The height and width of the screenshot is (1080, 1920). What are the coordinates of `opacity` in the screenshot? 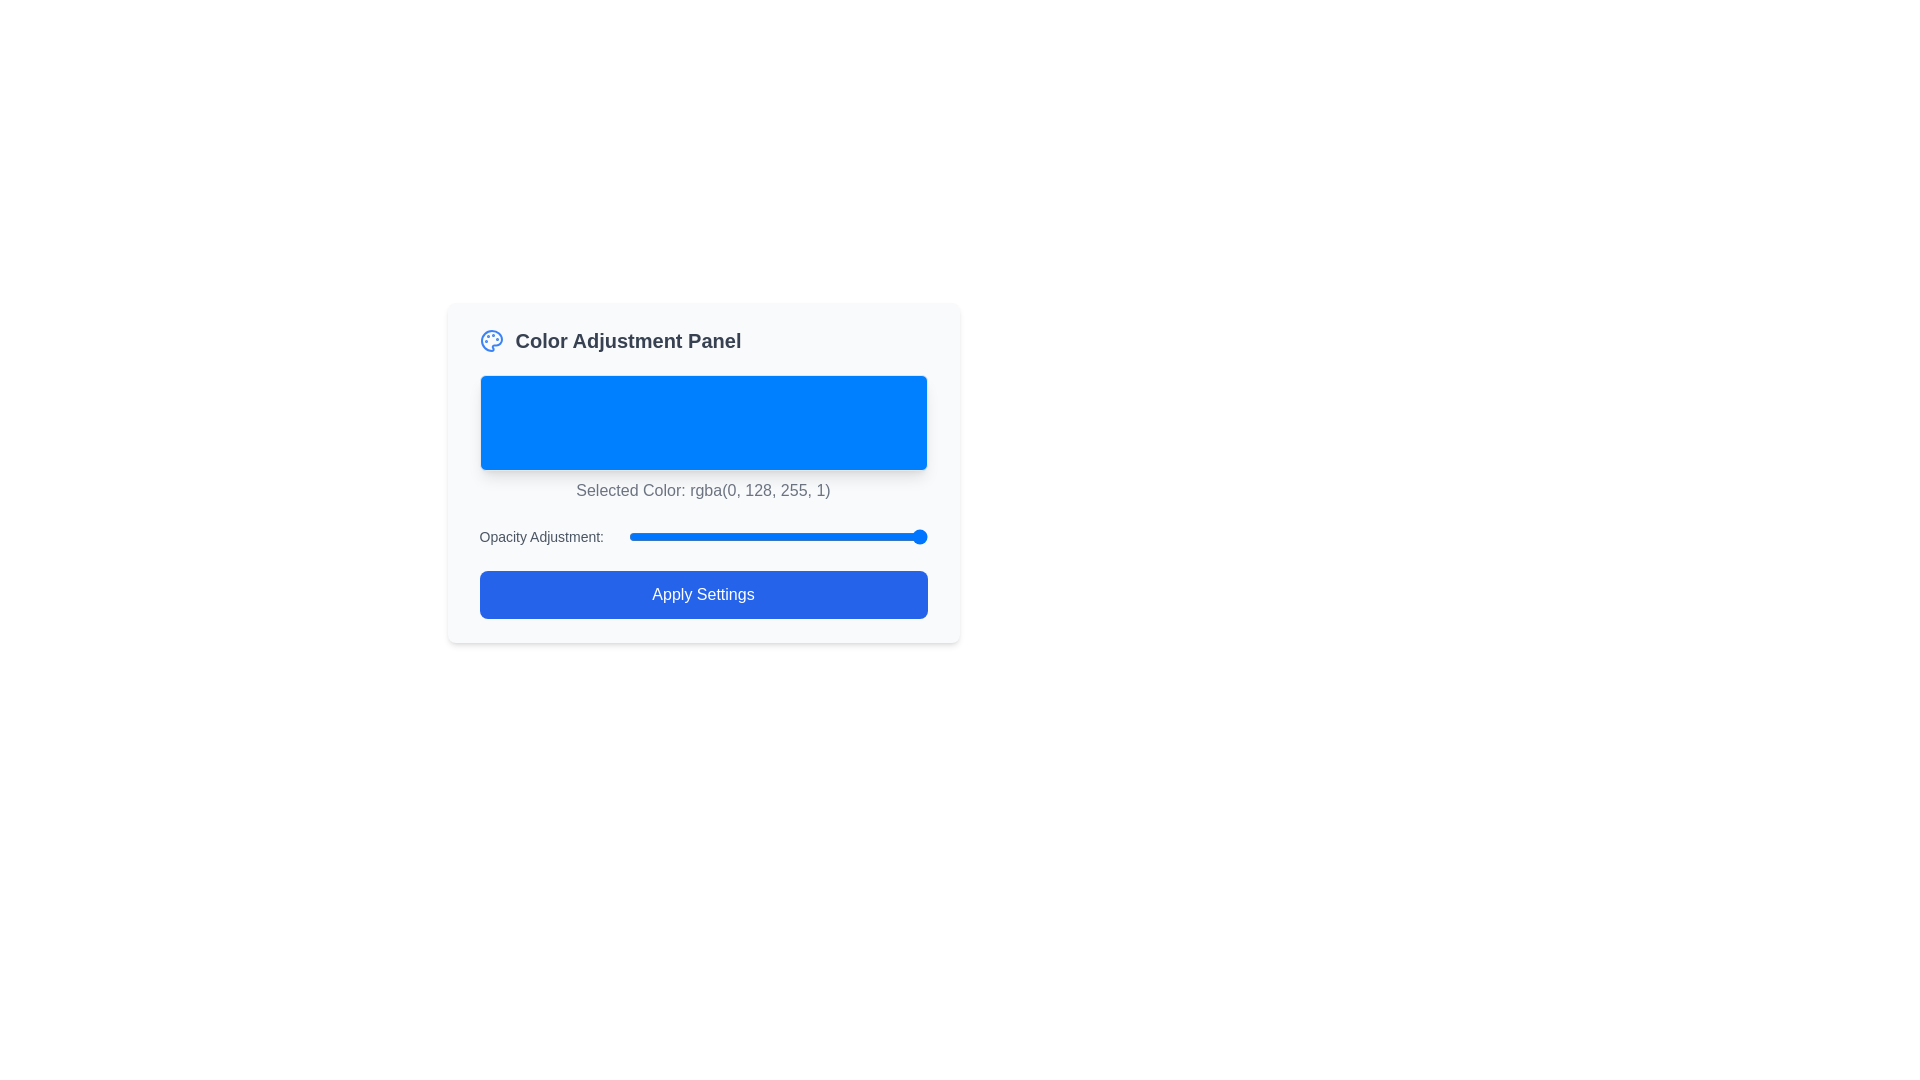 It's located at (627, 535).